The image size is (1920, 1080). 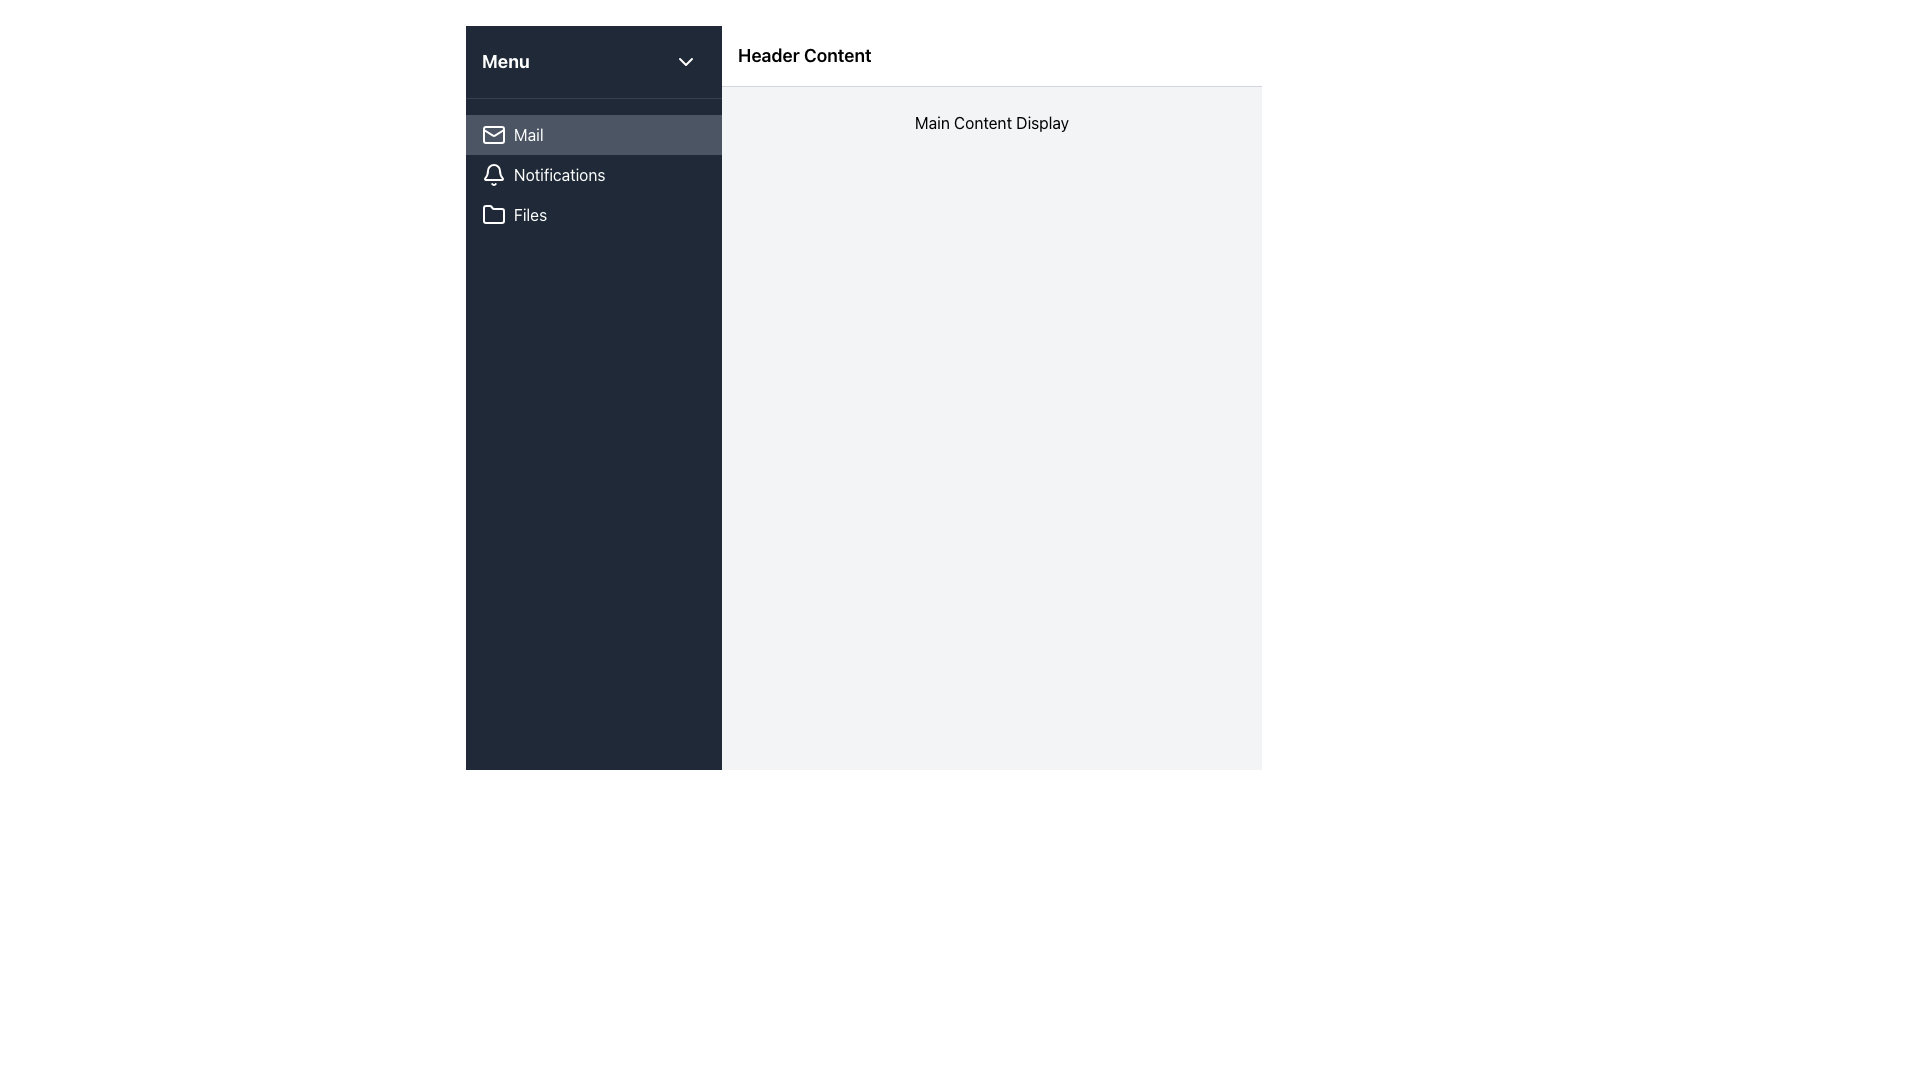 What do you see at coordinates (593, 215) in the screenshot?
I see `the third navigation button in the vertical menu panel on the left side of the layout` at bounding box center [593, 215].